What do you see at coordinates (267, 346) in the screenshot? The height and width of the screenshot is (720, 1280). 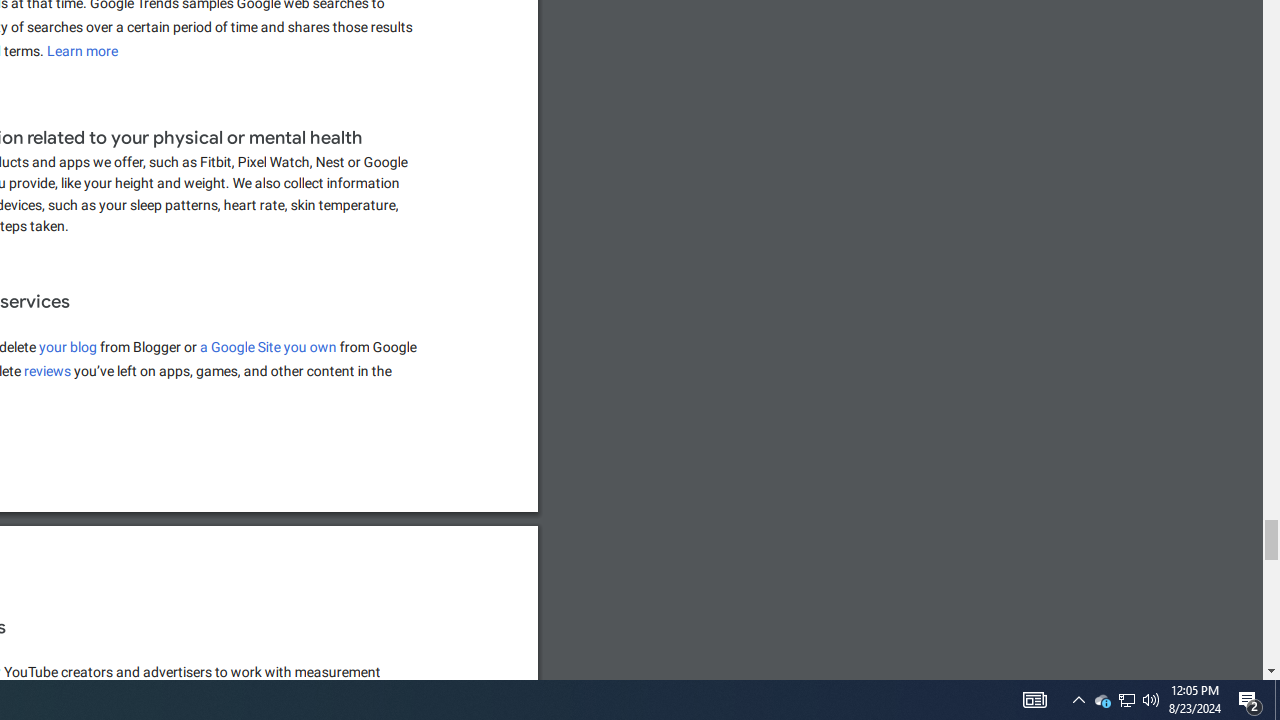 I see `'a Google Site you own'` at bounding box center [267, 346].